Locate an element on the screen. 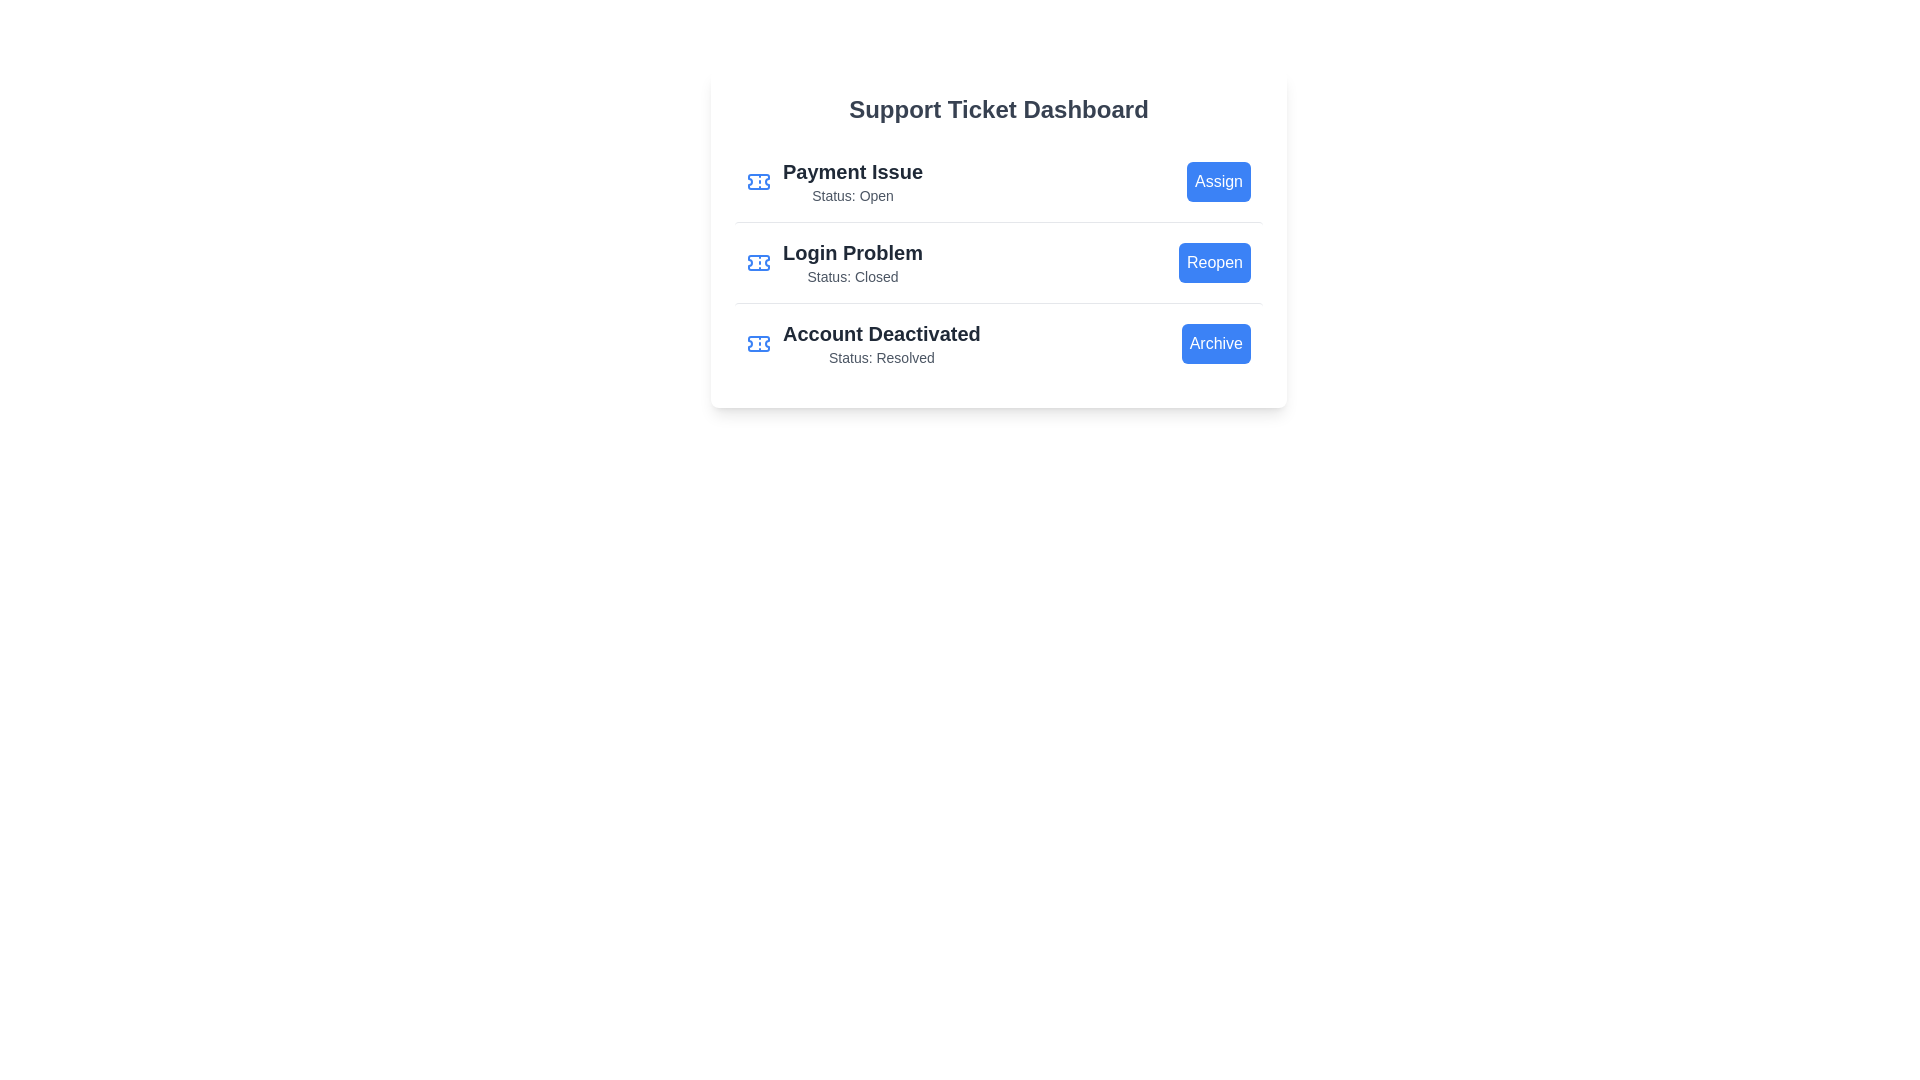 The width and height of the screenshot is (1920, 1080). the Reopen button to perform the respective action is located at coordinates (1213, 261).